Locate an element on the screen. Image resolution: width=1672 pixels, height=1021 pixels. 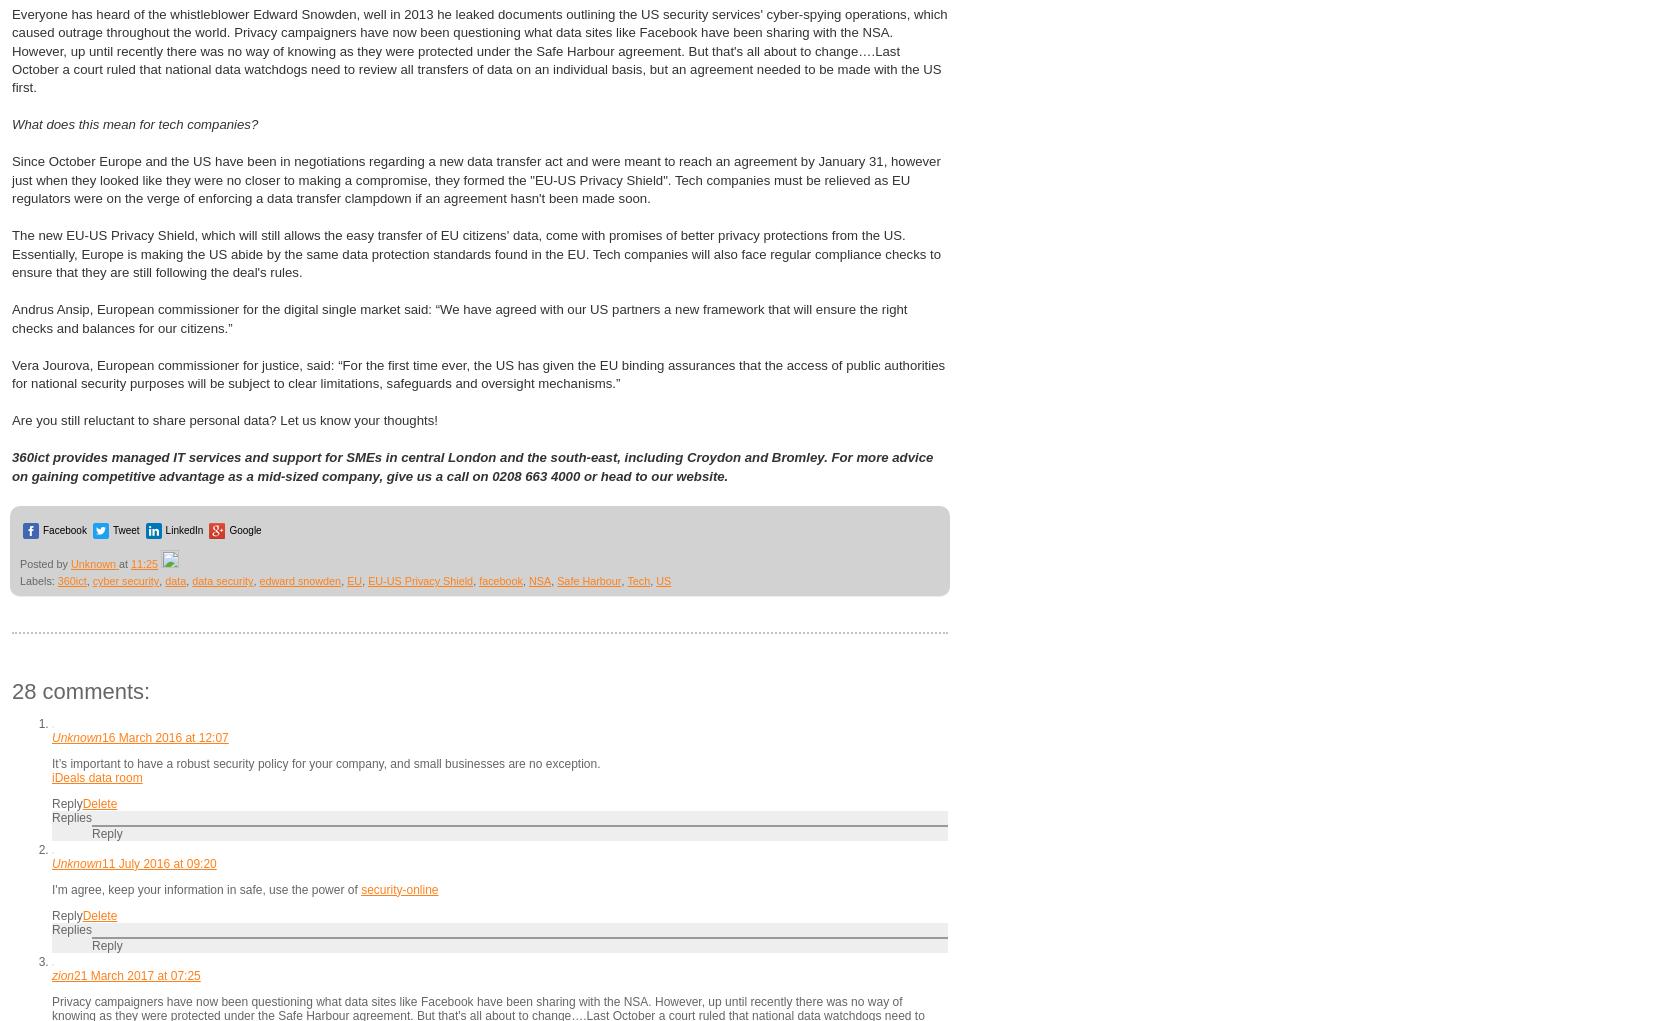
'Andrus Ansip, European commissioner for the digital single market said: “We have agreed with our US partners a new framework that will ensure the right checks and balances for our citizens.”' is located at coordinates (12, 317).